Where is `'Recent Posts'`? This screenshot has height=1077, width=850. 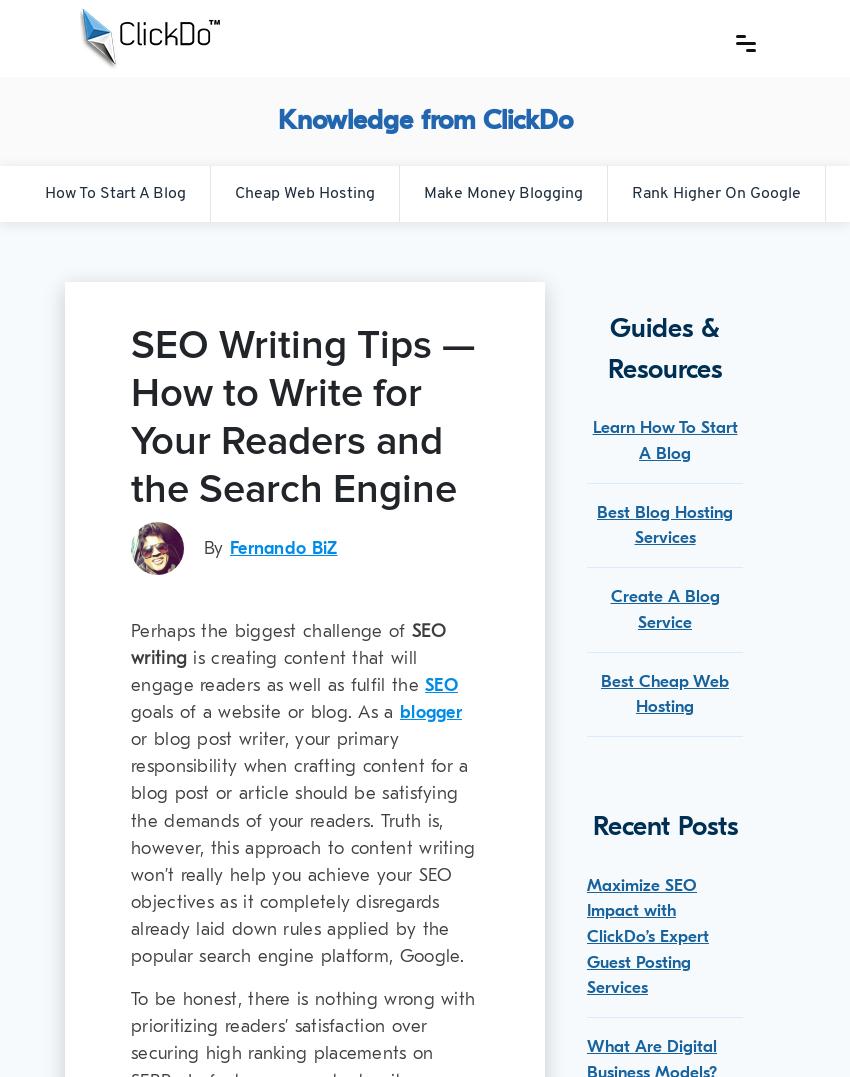
'Recent Posts' is located at coordinates (592, 825).